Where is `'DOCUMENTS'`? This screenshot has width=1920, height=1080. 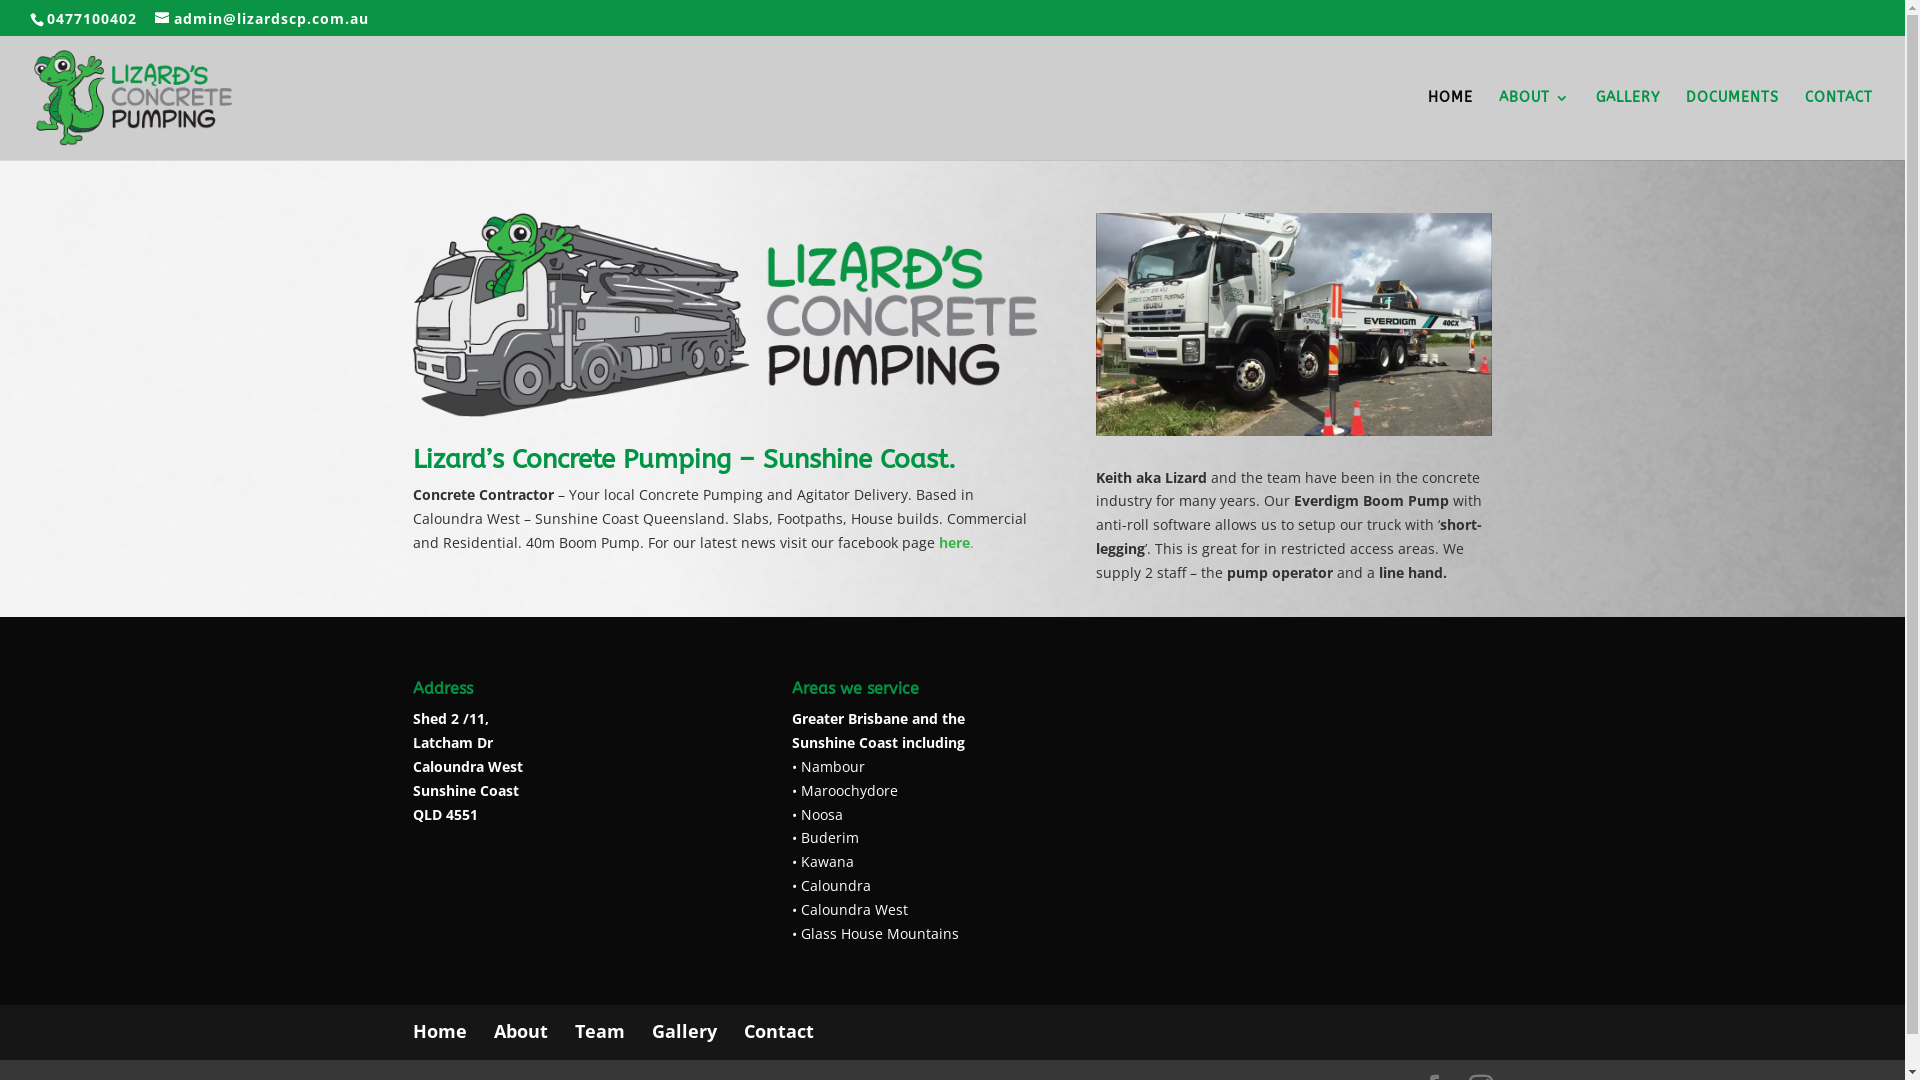
'DOCUMENTS' is located at coordinates (1731, 125).